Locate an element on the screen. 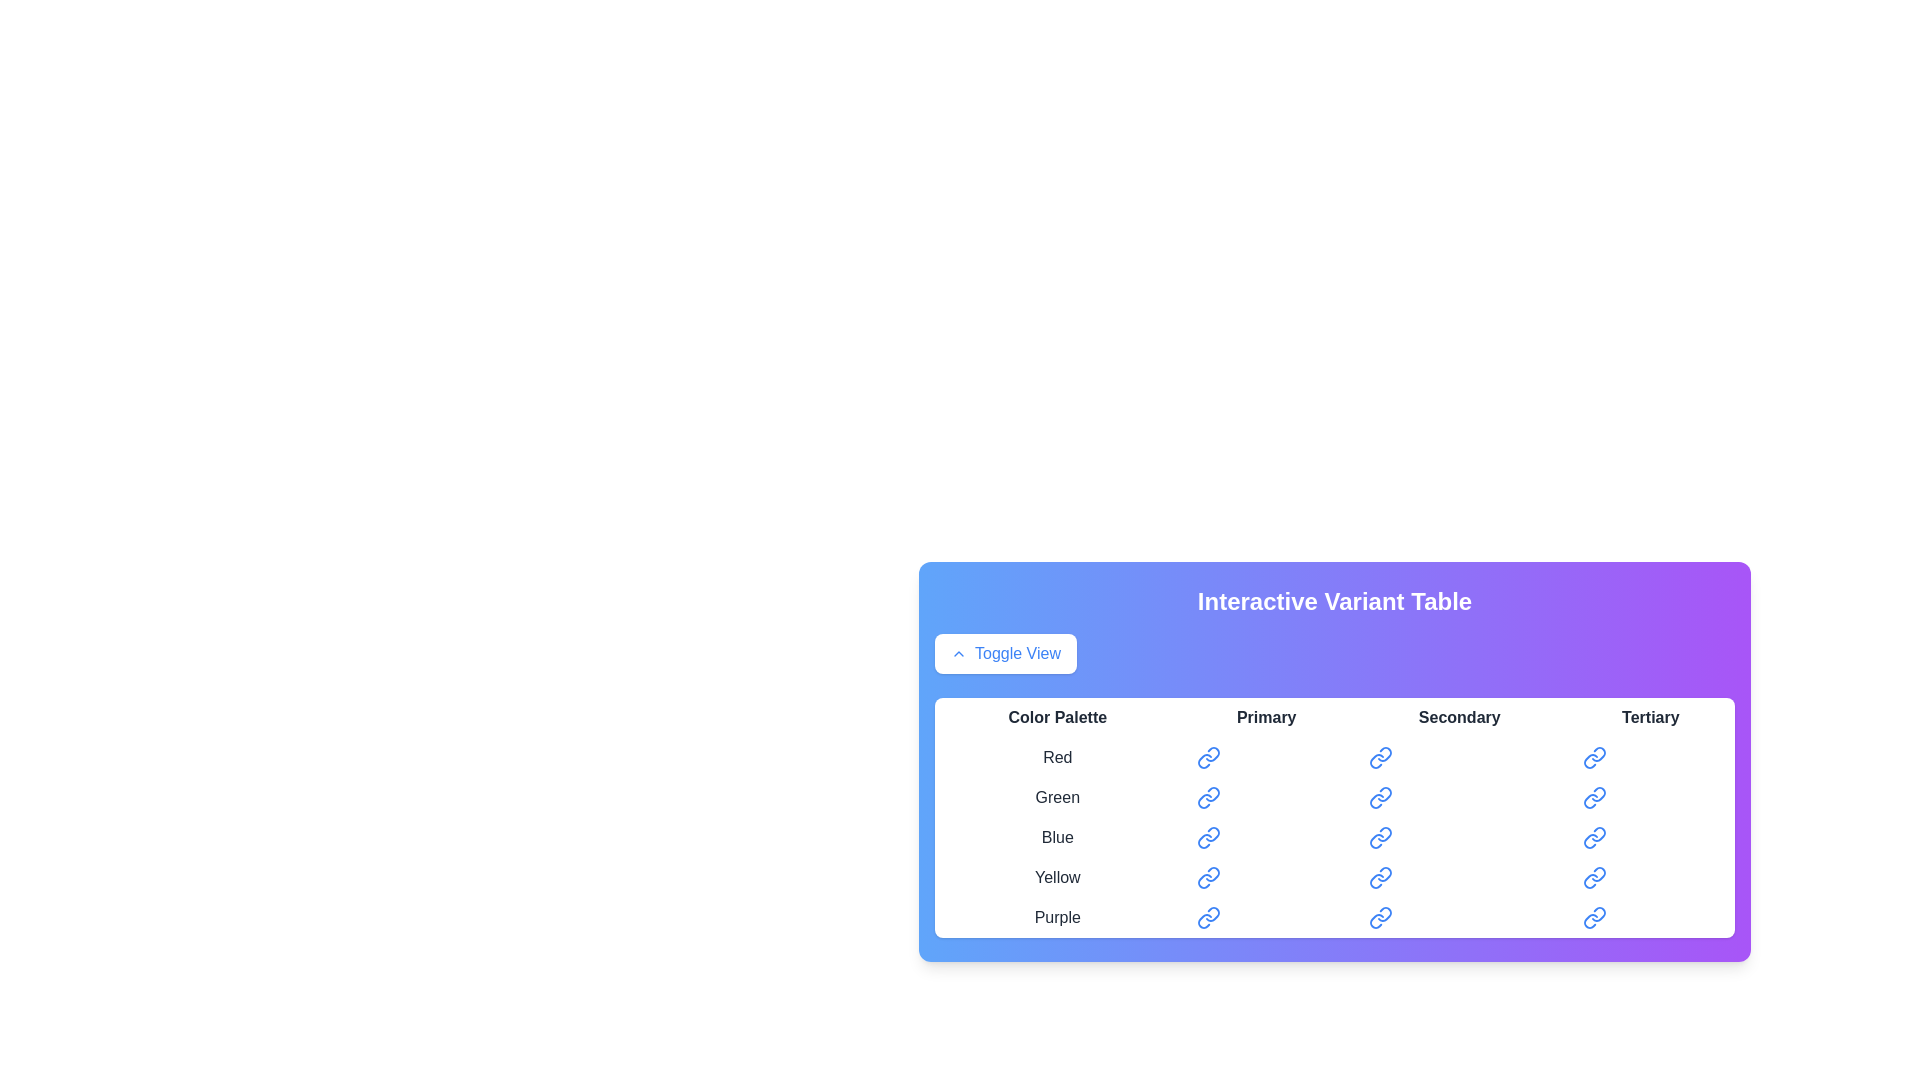 This screenshot has width=1920, height=1080. text of the label indicating the color 'Green' located in the second row of the 'Color Palette' section in the table is located at coordinates (1056, 797).